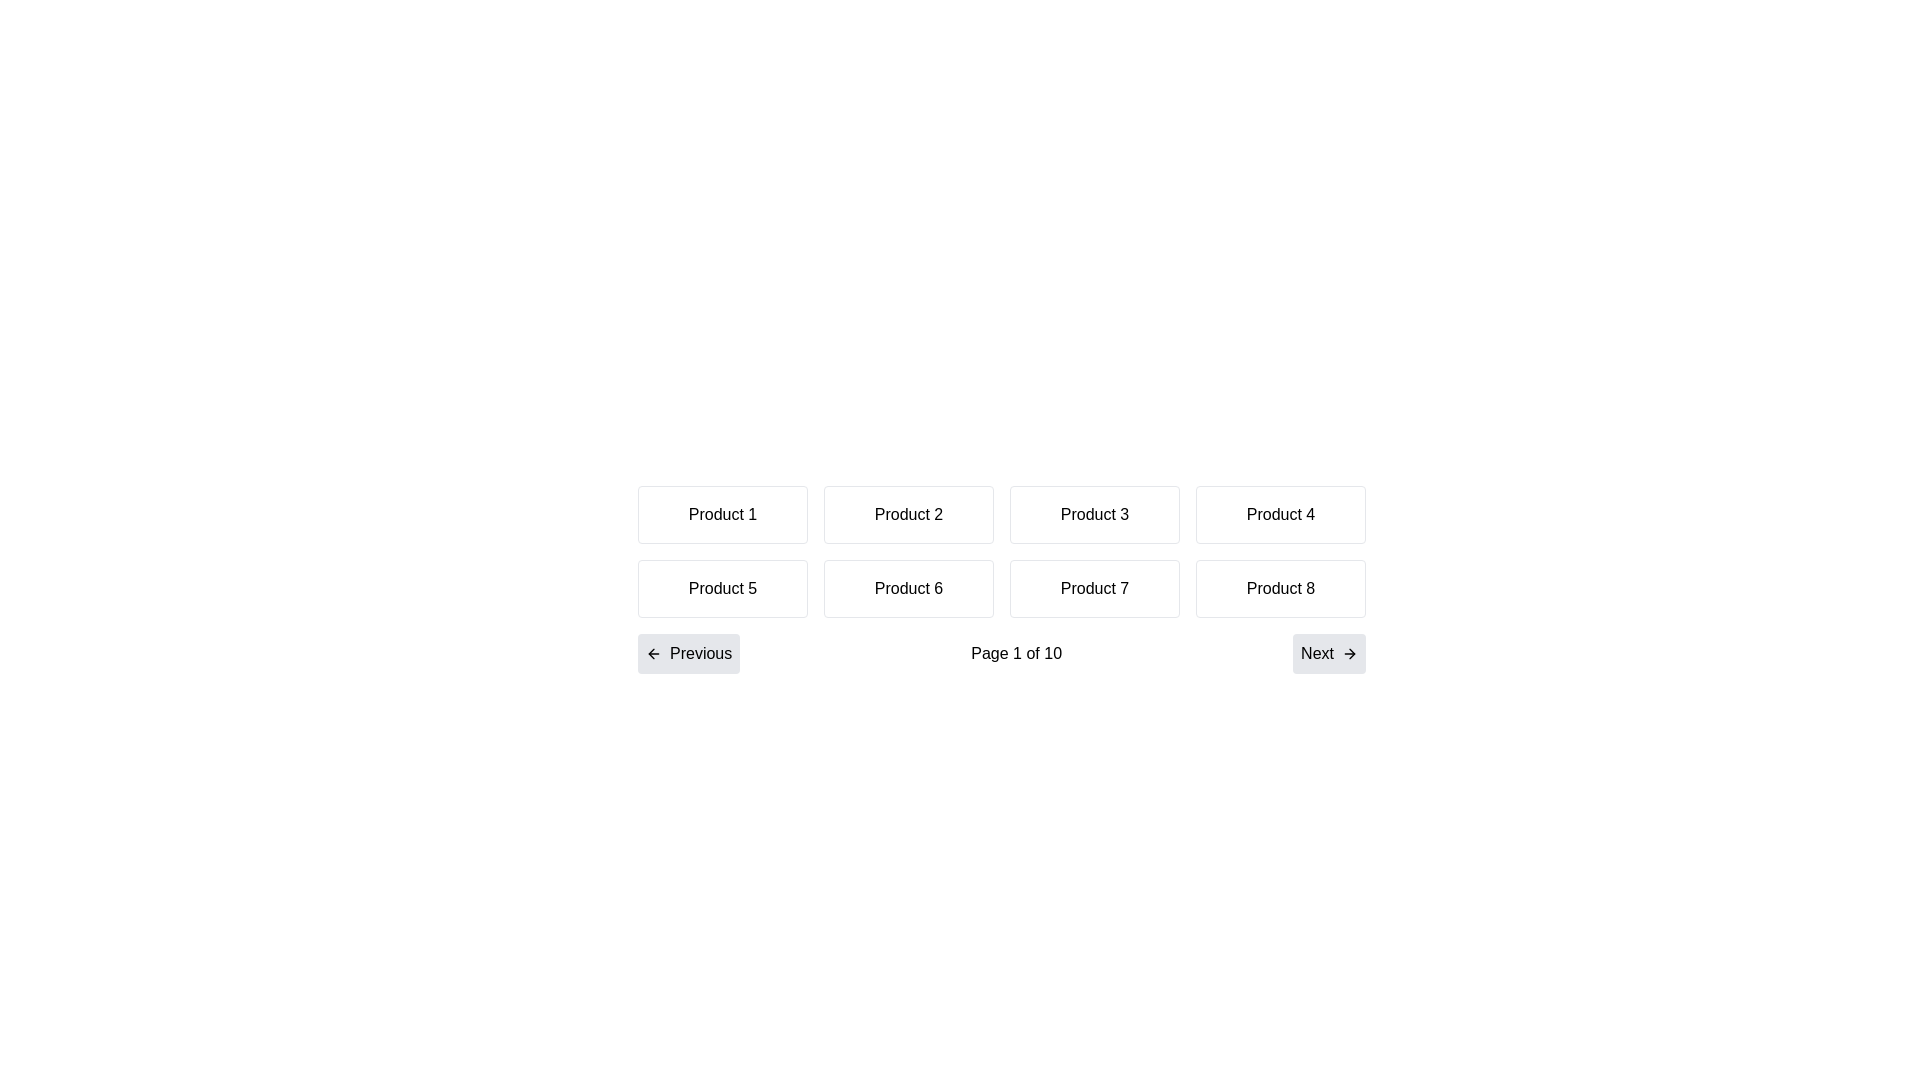 The image size is (1920, 1080). Describe the element at coordinates (1281, 514) in the screenshot. I see `the Grid Item for 'Product 4', which is the fourth item in the first row of a 4x2 grid layout` at that location.